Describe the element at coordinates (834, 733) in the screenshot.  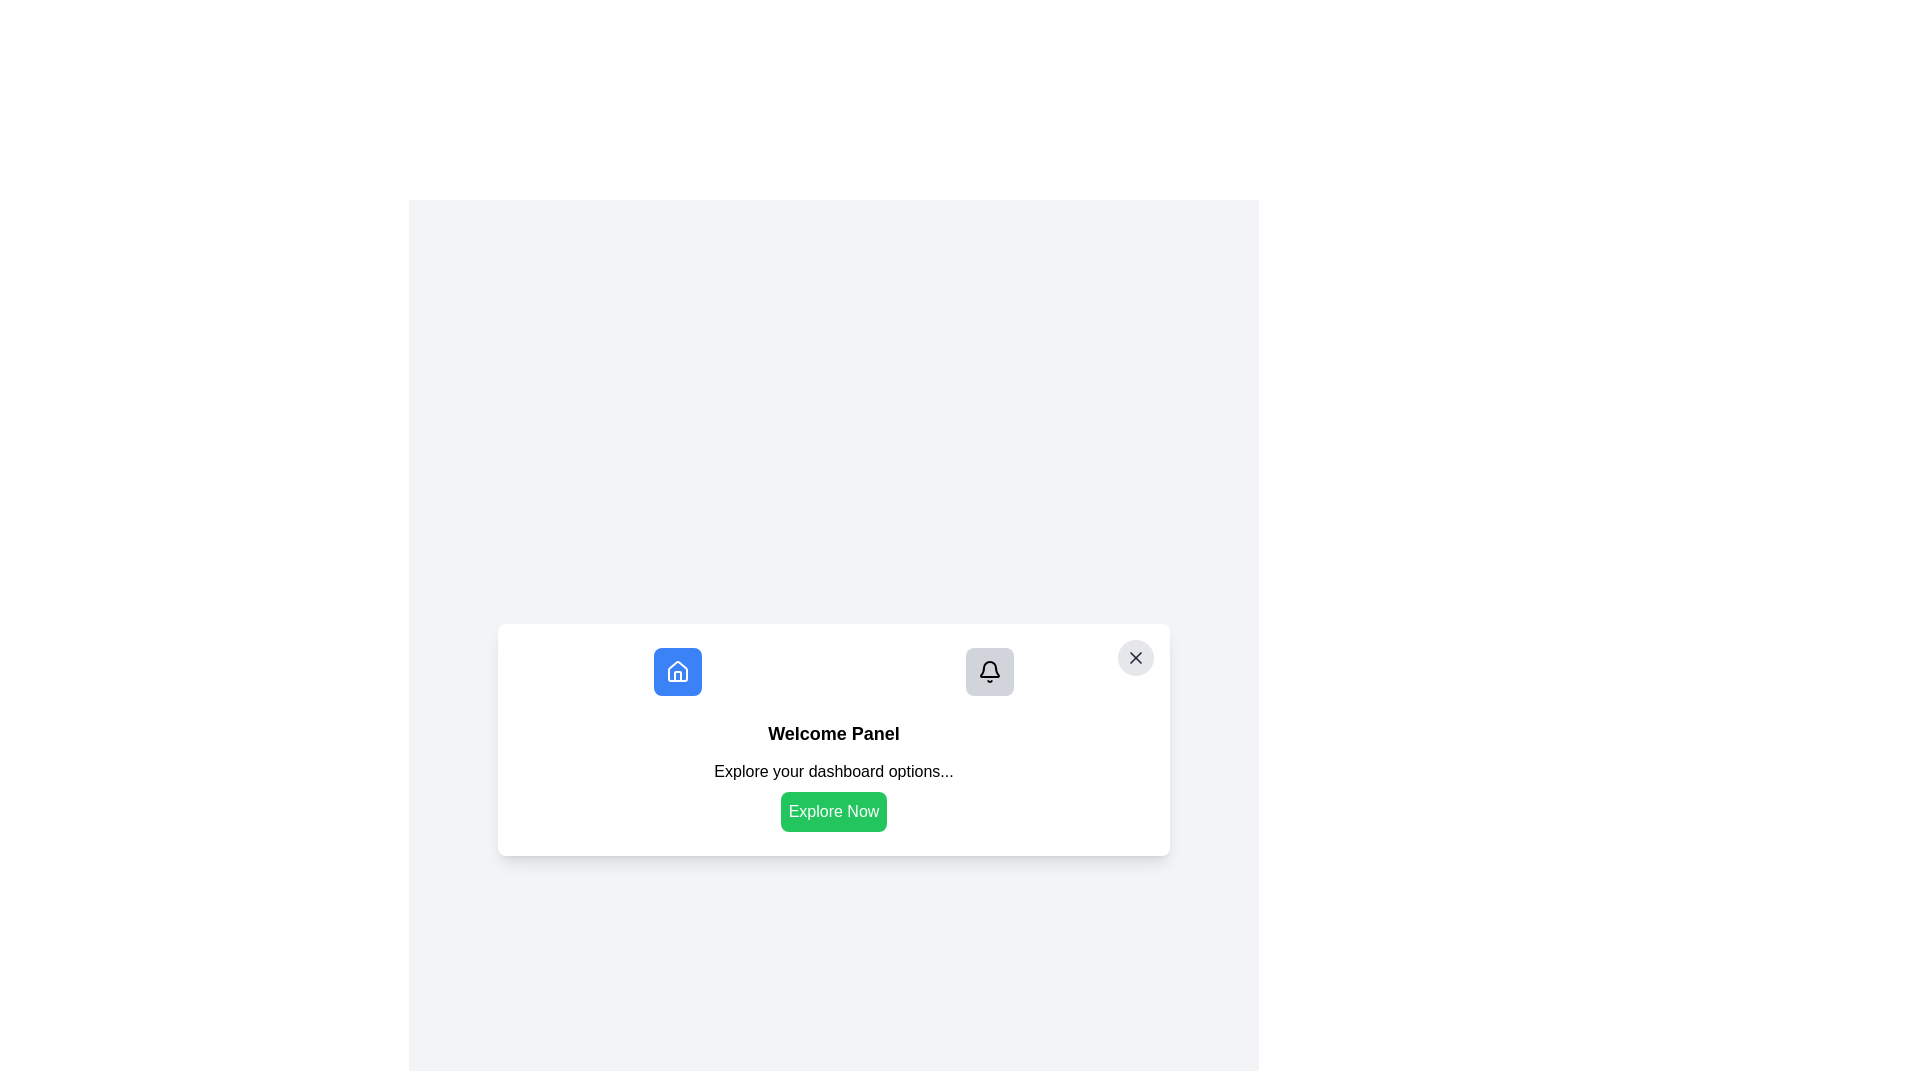
I see `text of the Text Header located at the center of the panel, which serves as the heading for the section` at that location.